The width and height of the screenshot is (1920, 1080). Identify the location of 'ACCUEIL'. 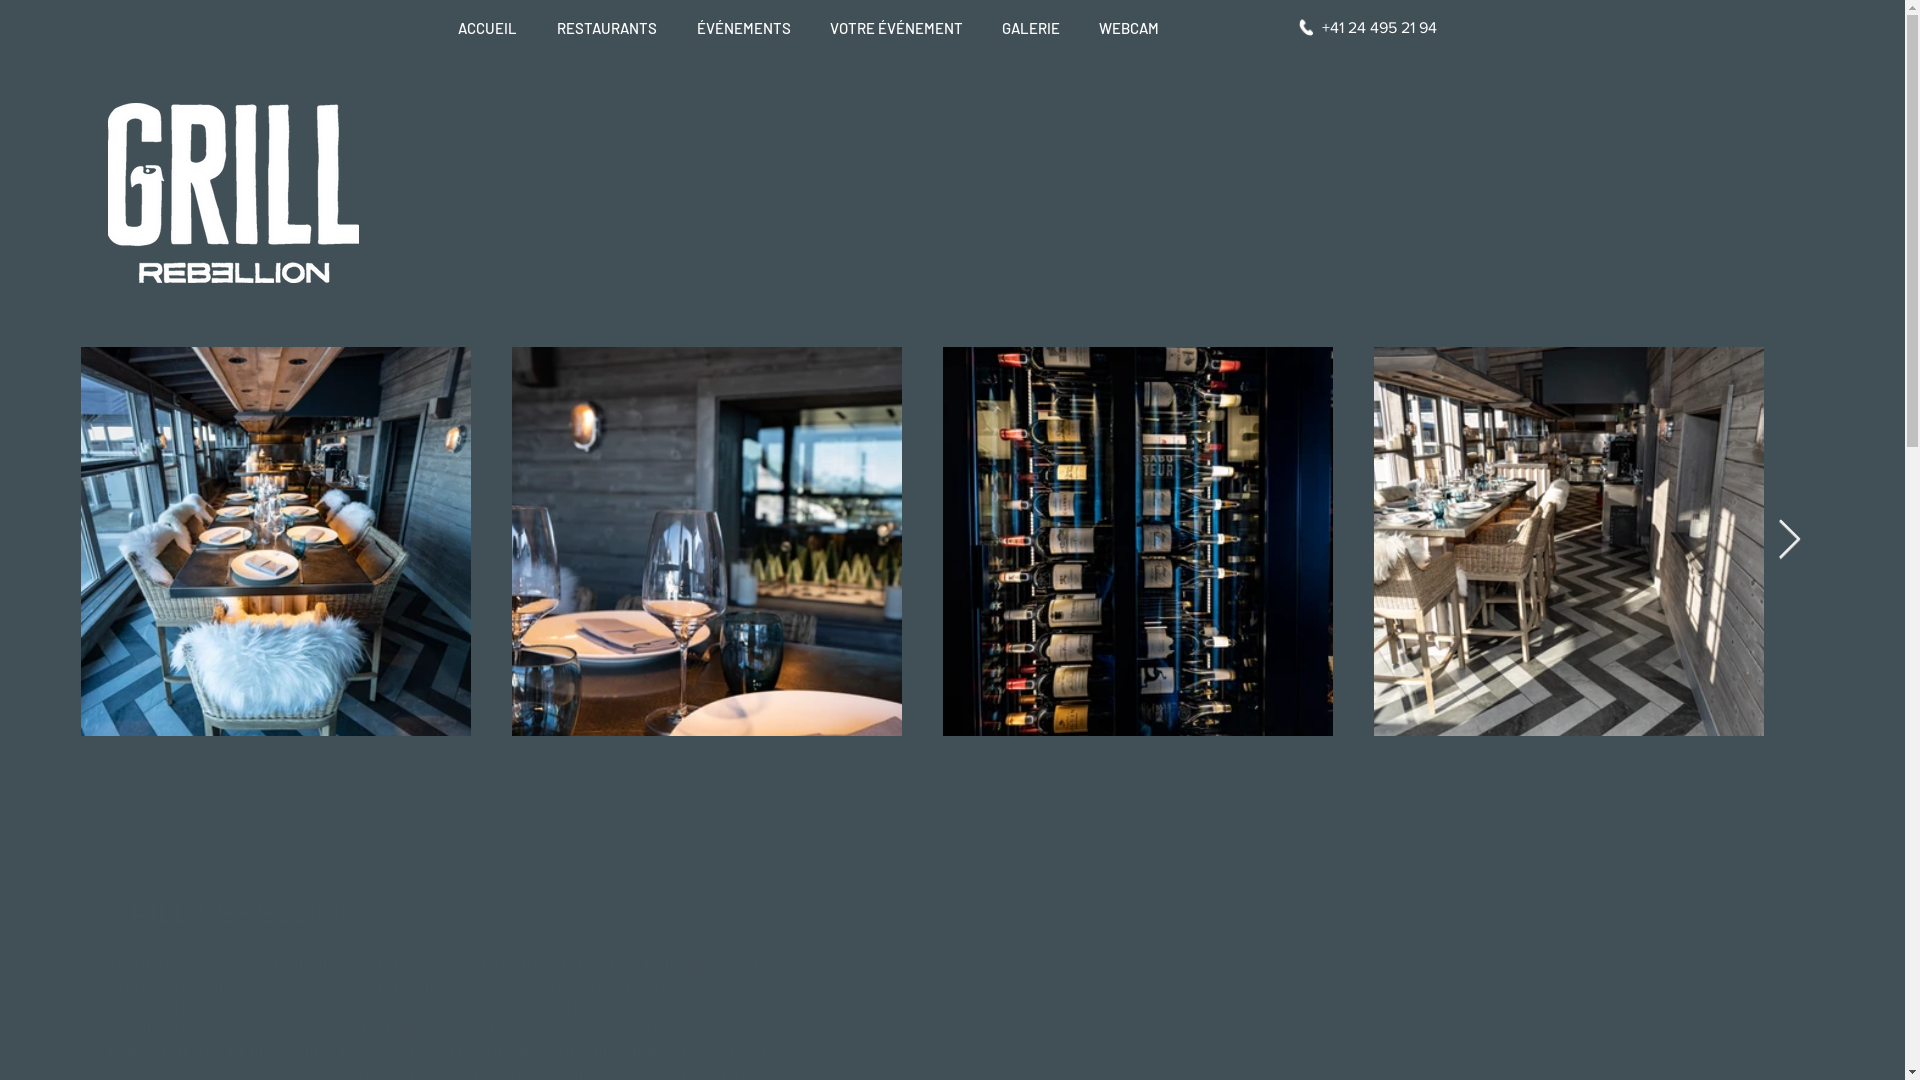
(491, 27).